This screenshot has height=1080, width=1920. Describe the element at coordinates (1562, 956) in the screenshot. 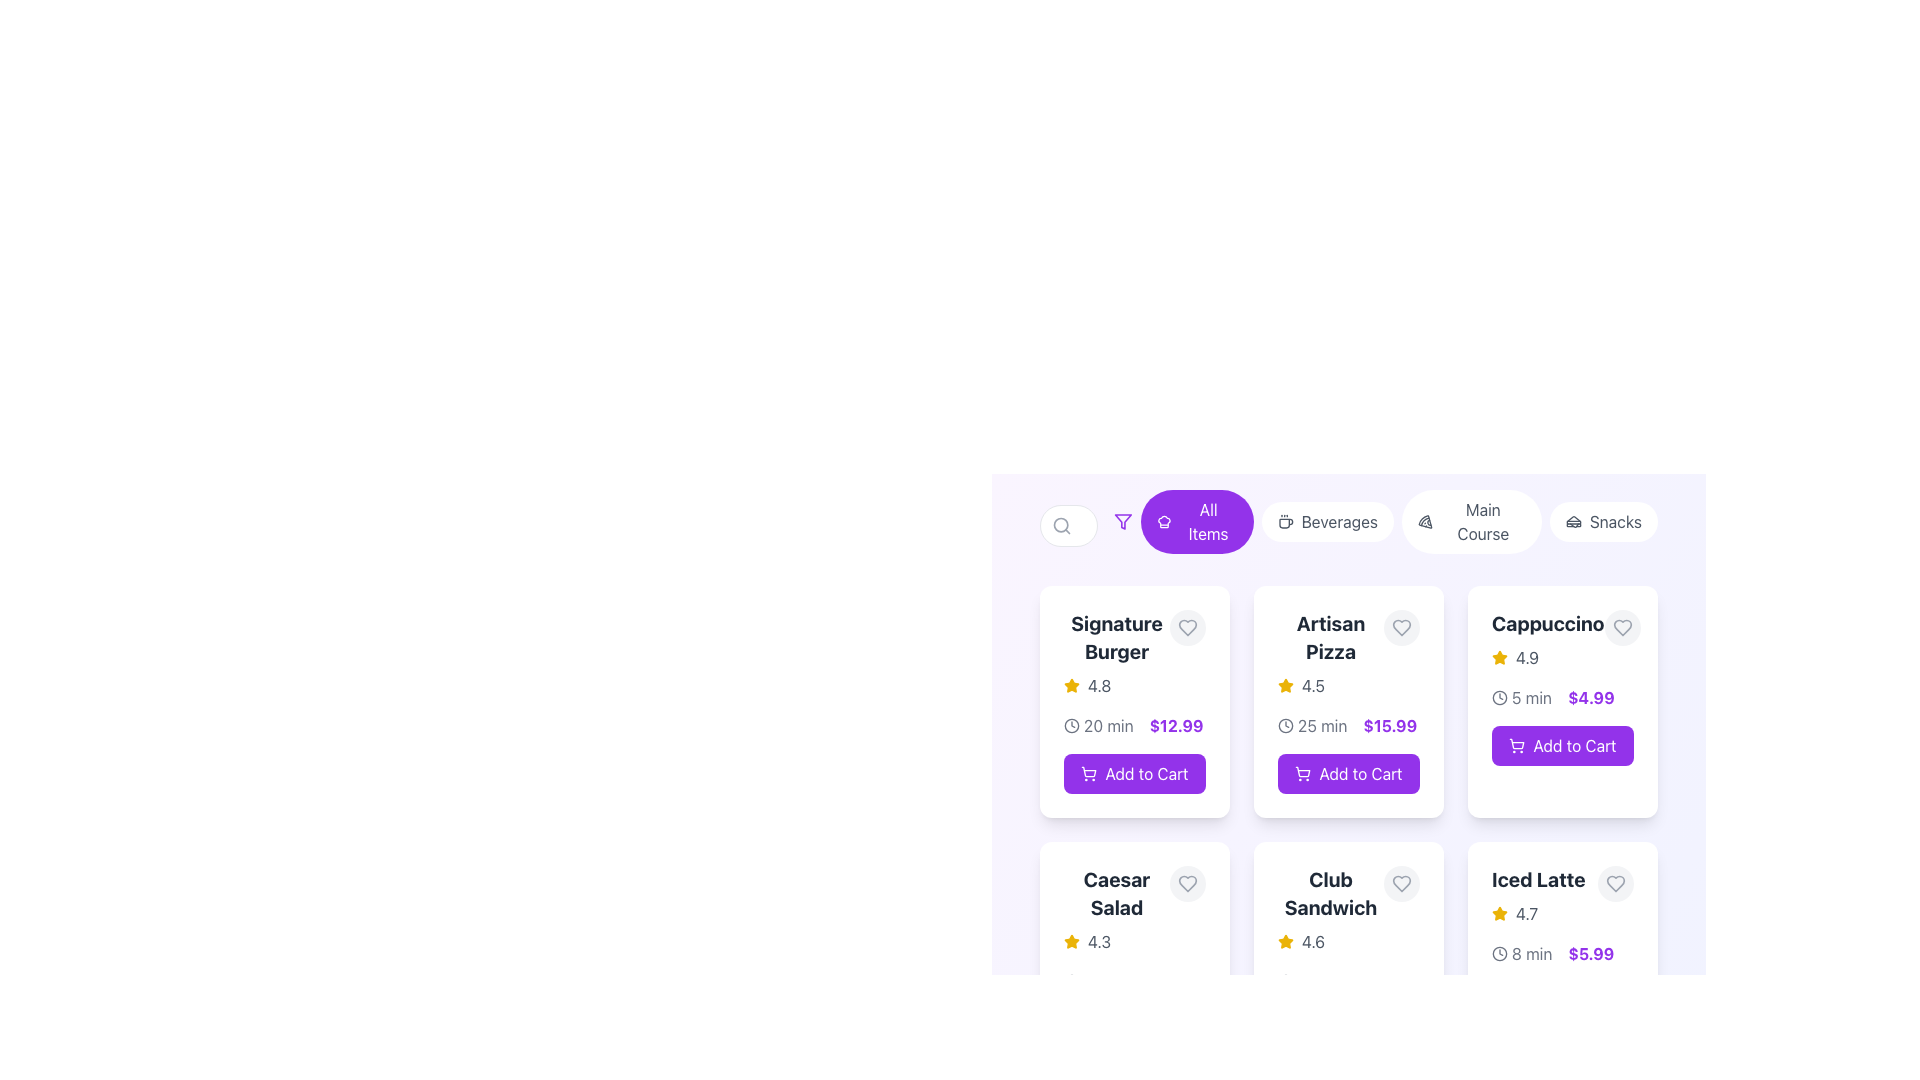

I see `the 'Iced Latte' card which displays its name in bold, a rating of 4.7 with a star icon, preparation time of 8 minutes with a clock icon, price in purple, and an 'Add to Cart' button in white text on a purple background` at that location.